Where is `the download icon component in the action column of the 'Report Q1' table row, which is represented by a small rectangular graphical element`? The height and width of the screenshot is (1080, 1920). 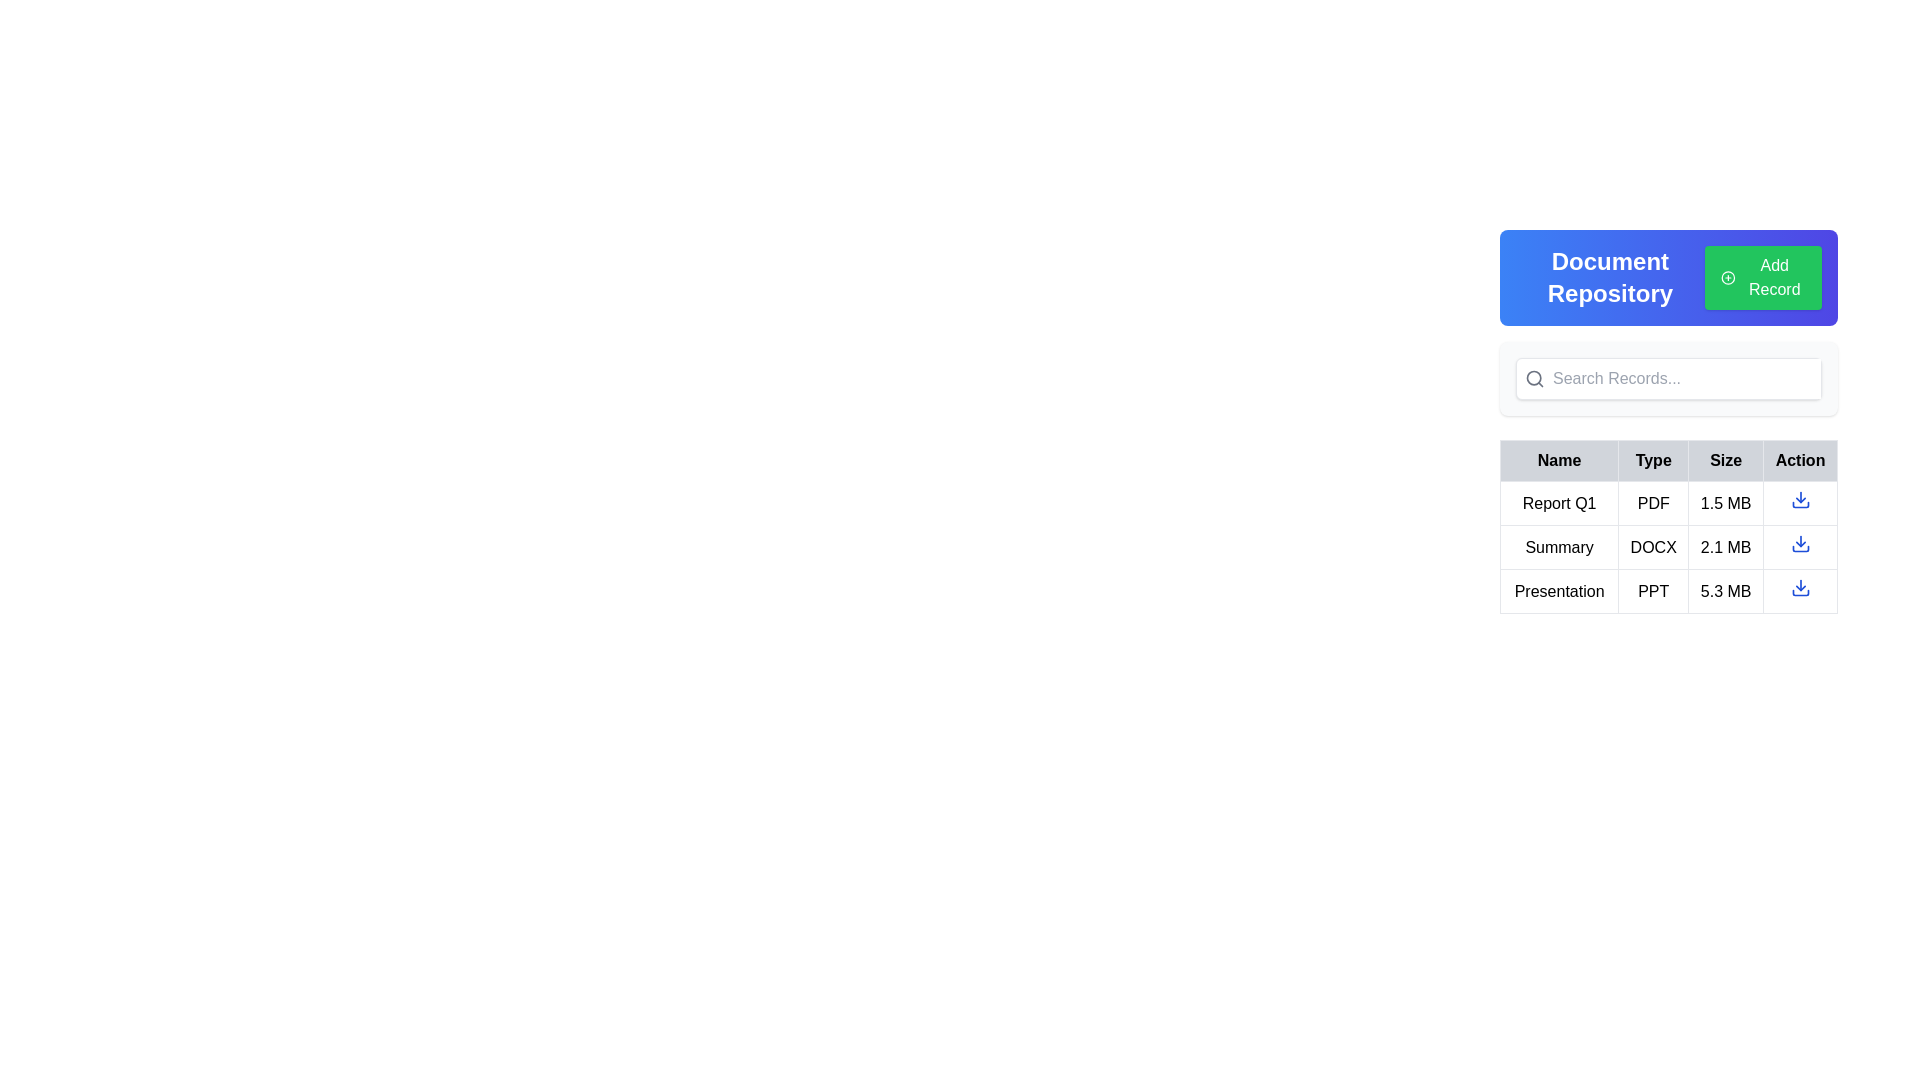 the download icon component in the action column of the 'Report Q1' table row, which is represented by a small rectangular graphical element is located at coordinates (1800, 504).